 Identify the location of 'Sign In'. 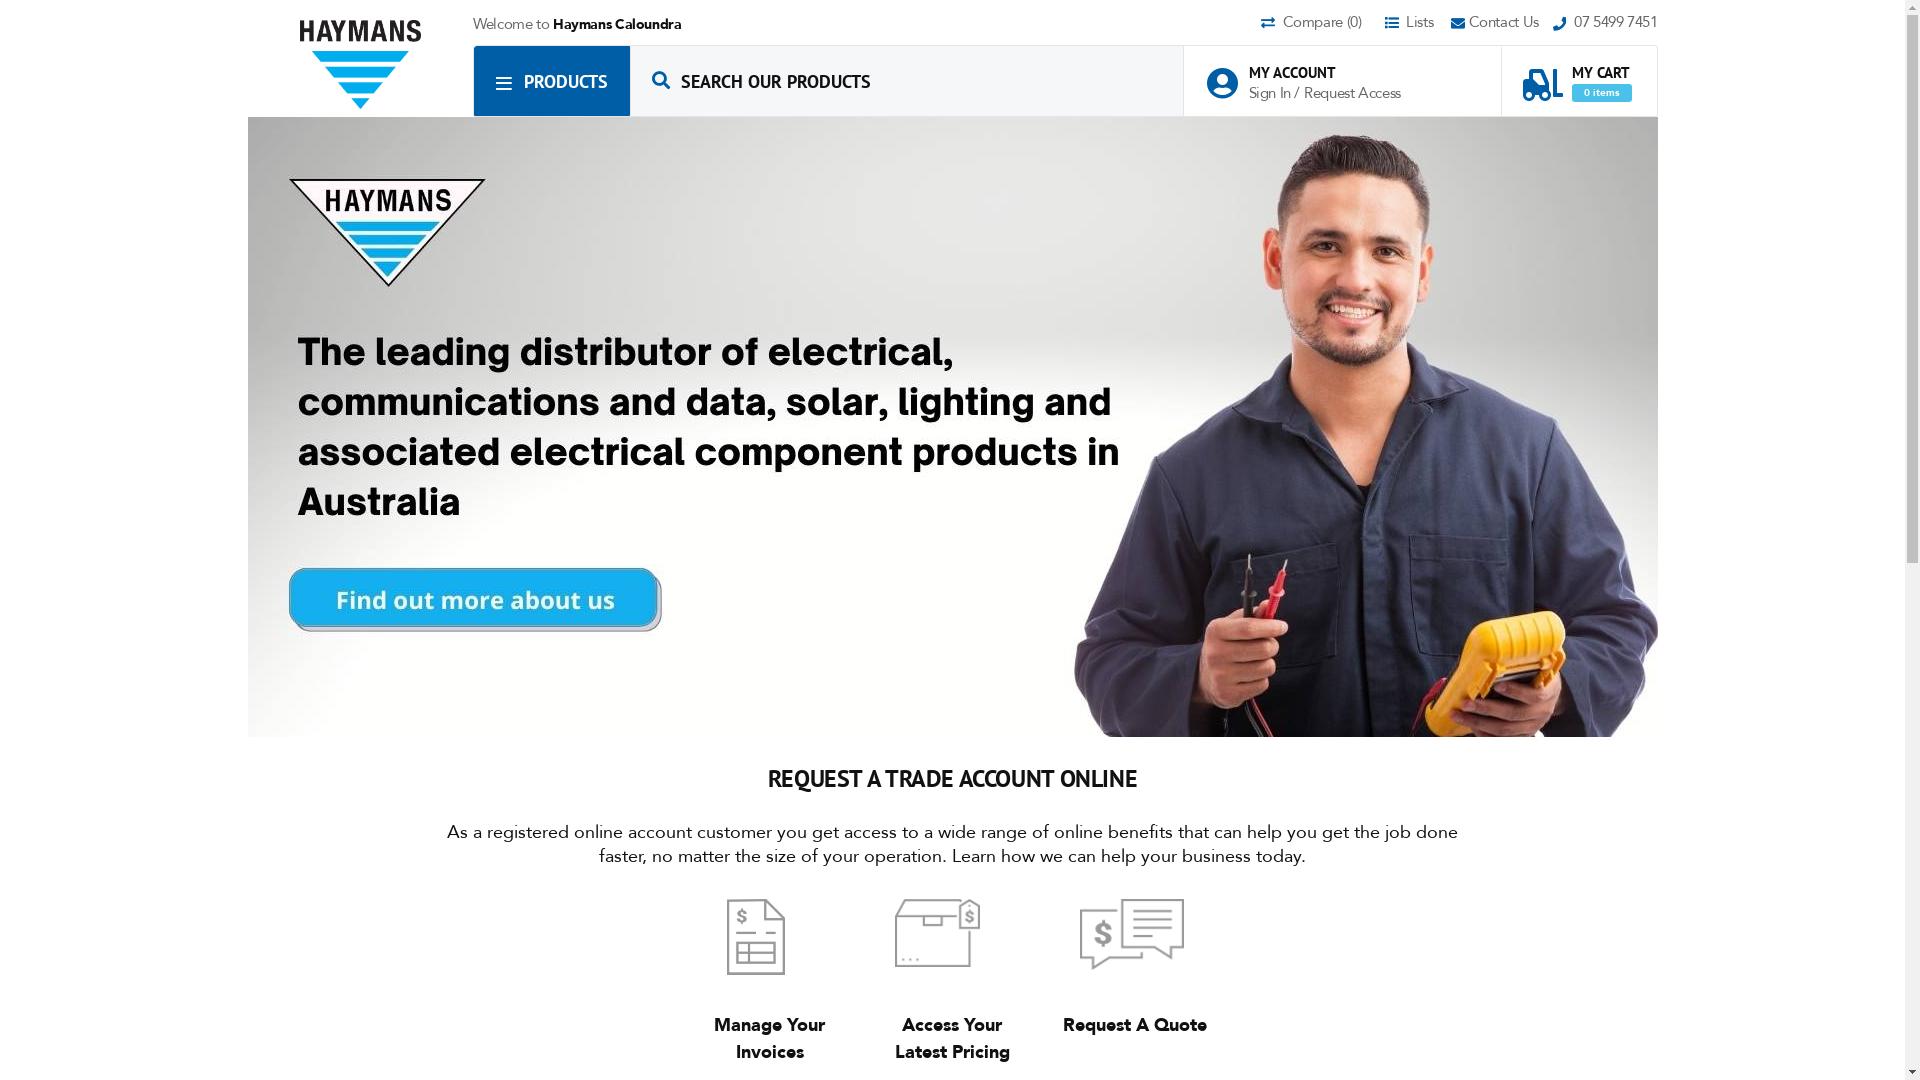
(1247, 92).